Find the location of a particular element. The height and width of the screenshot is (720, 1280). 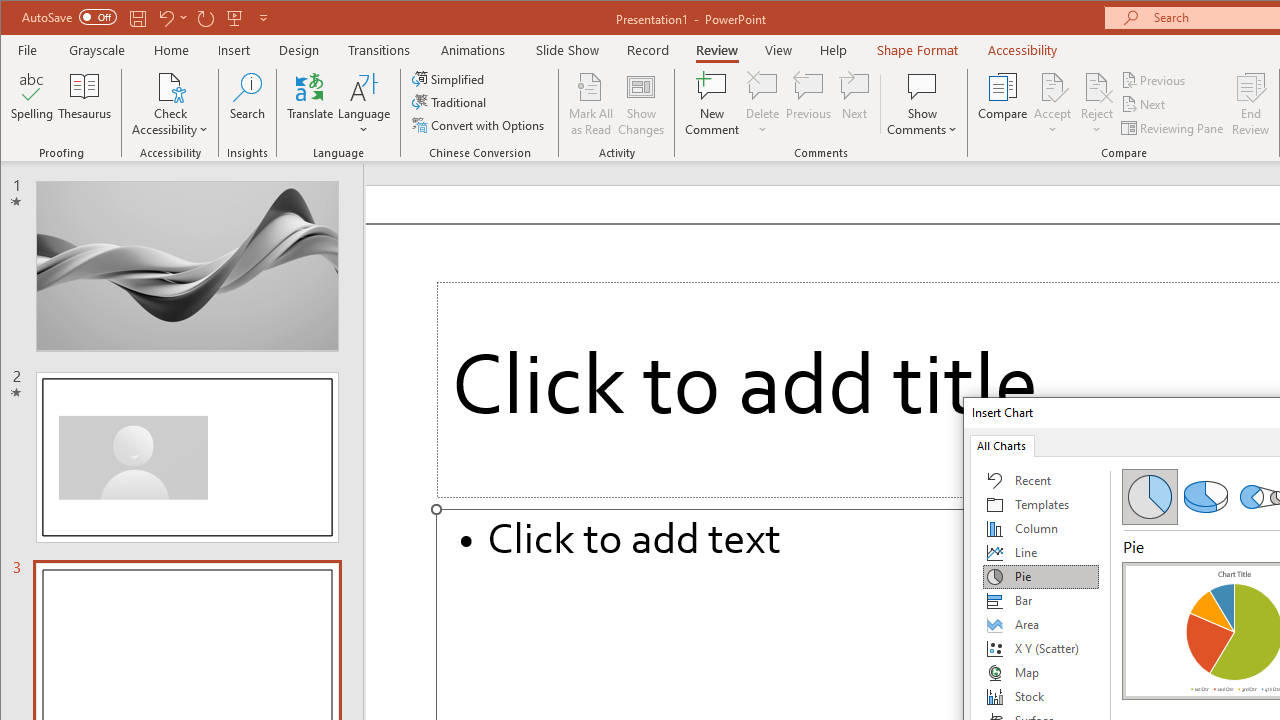

'Accept Change' is located at coordinates (1051, 85).